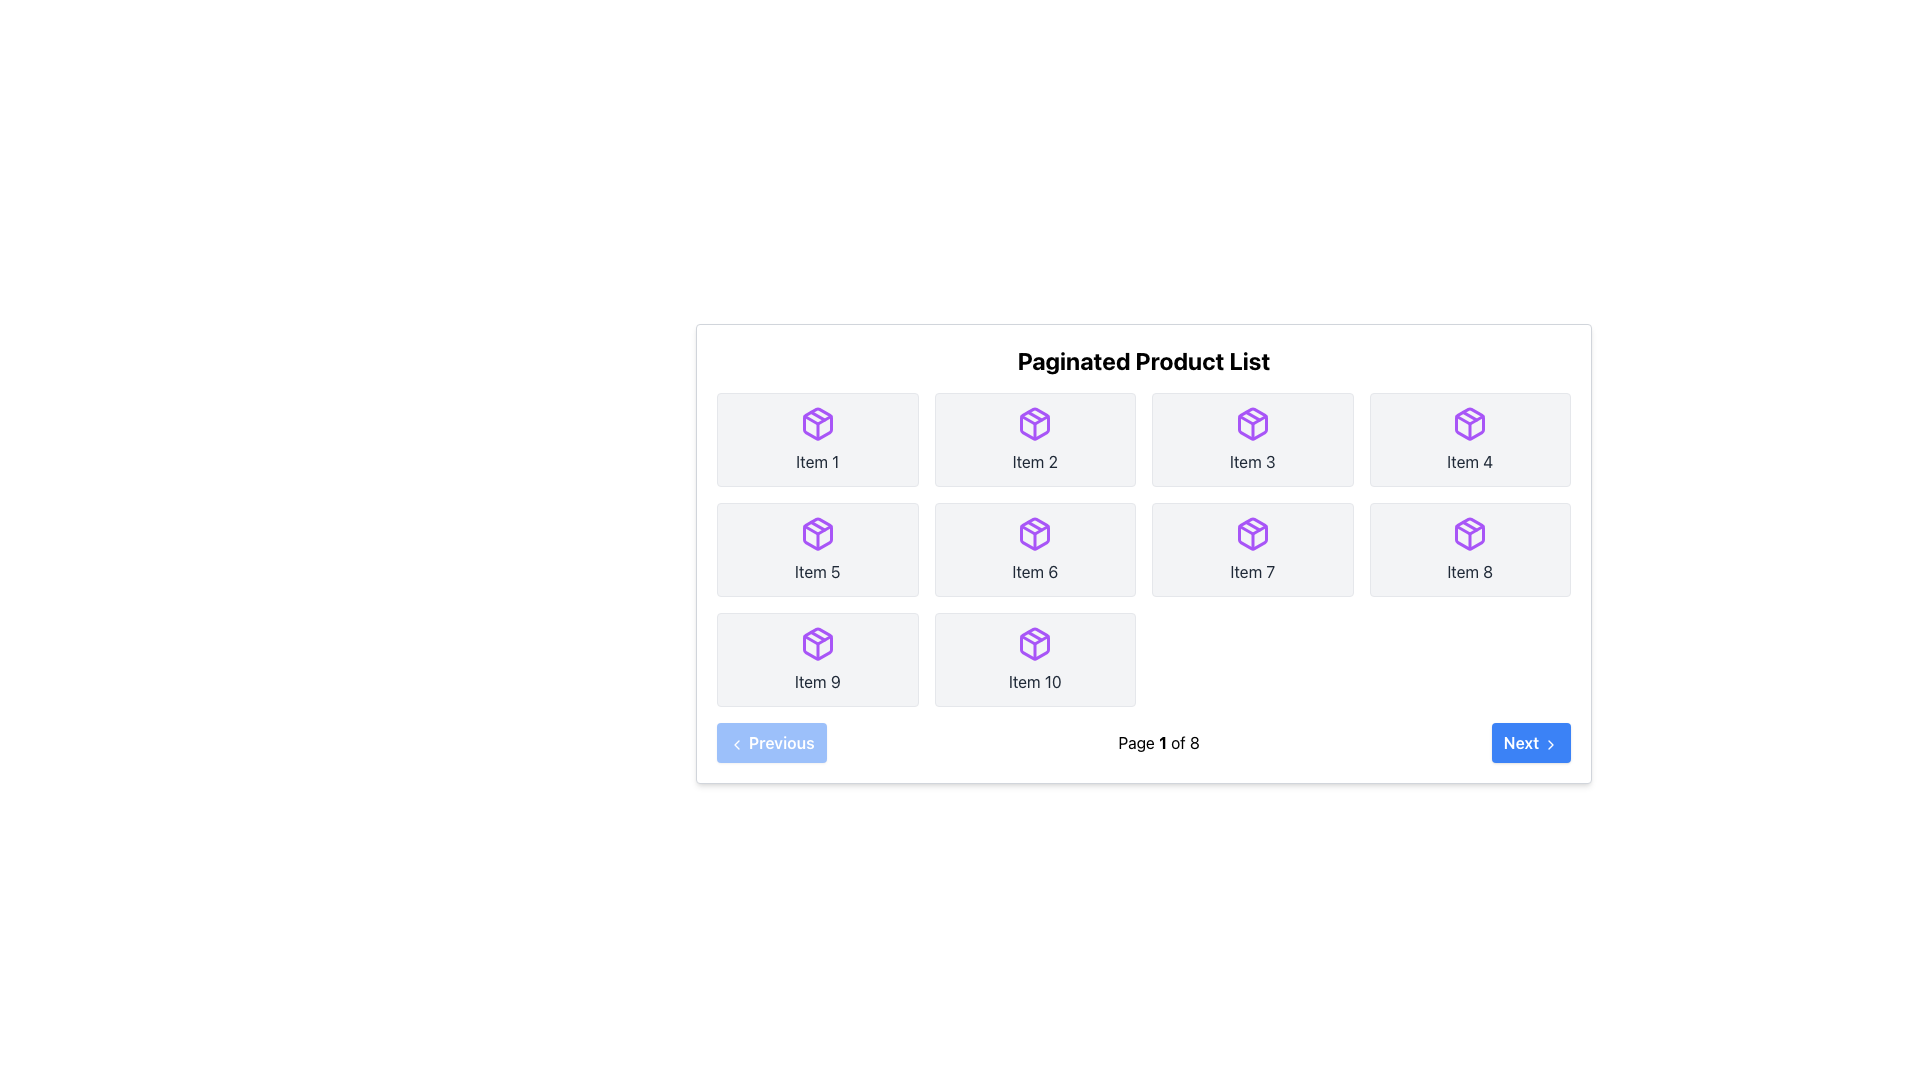  Describe the element at coordinates (1251, 423) in the screenshot. I see `the purple package box icon located in the card labeled 'Item 3' in the first row of a 4-column grid layout` at that location.